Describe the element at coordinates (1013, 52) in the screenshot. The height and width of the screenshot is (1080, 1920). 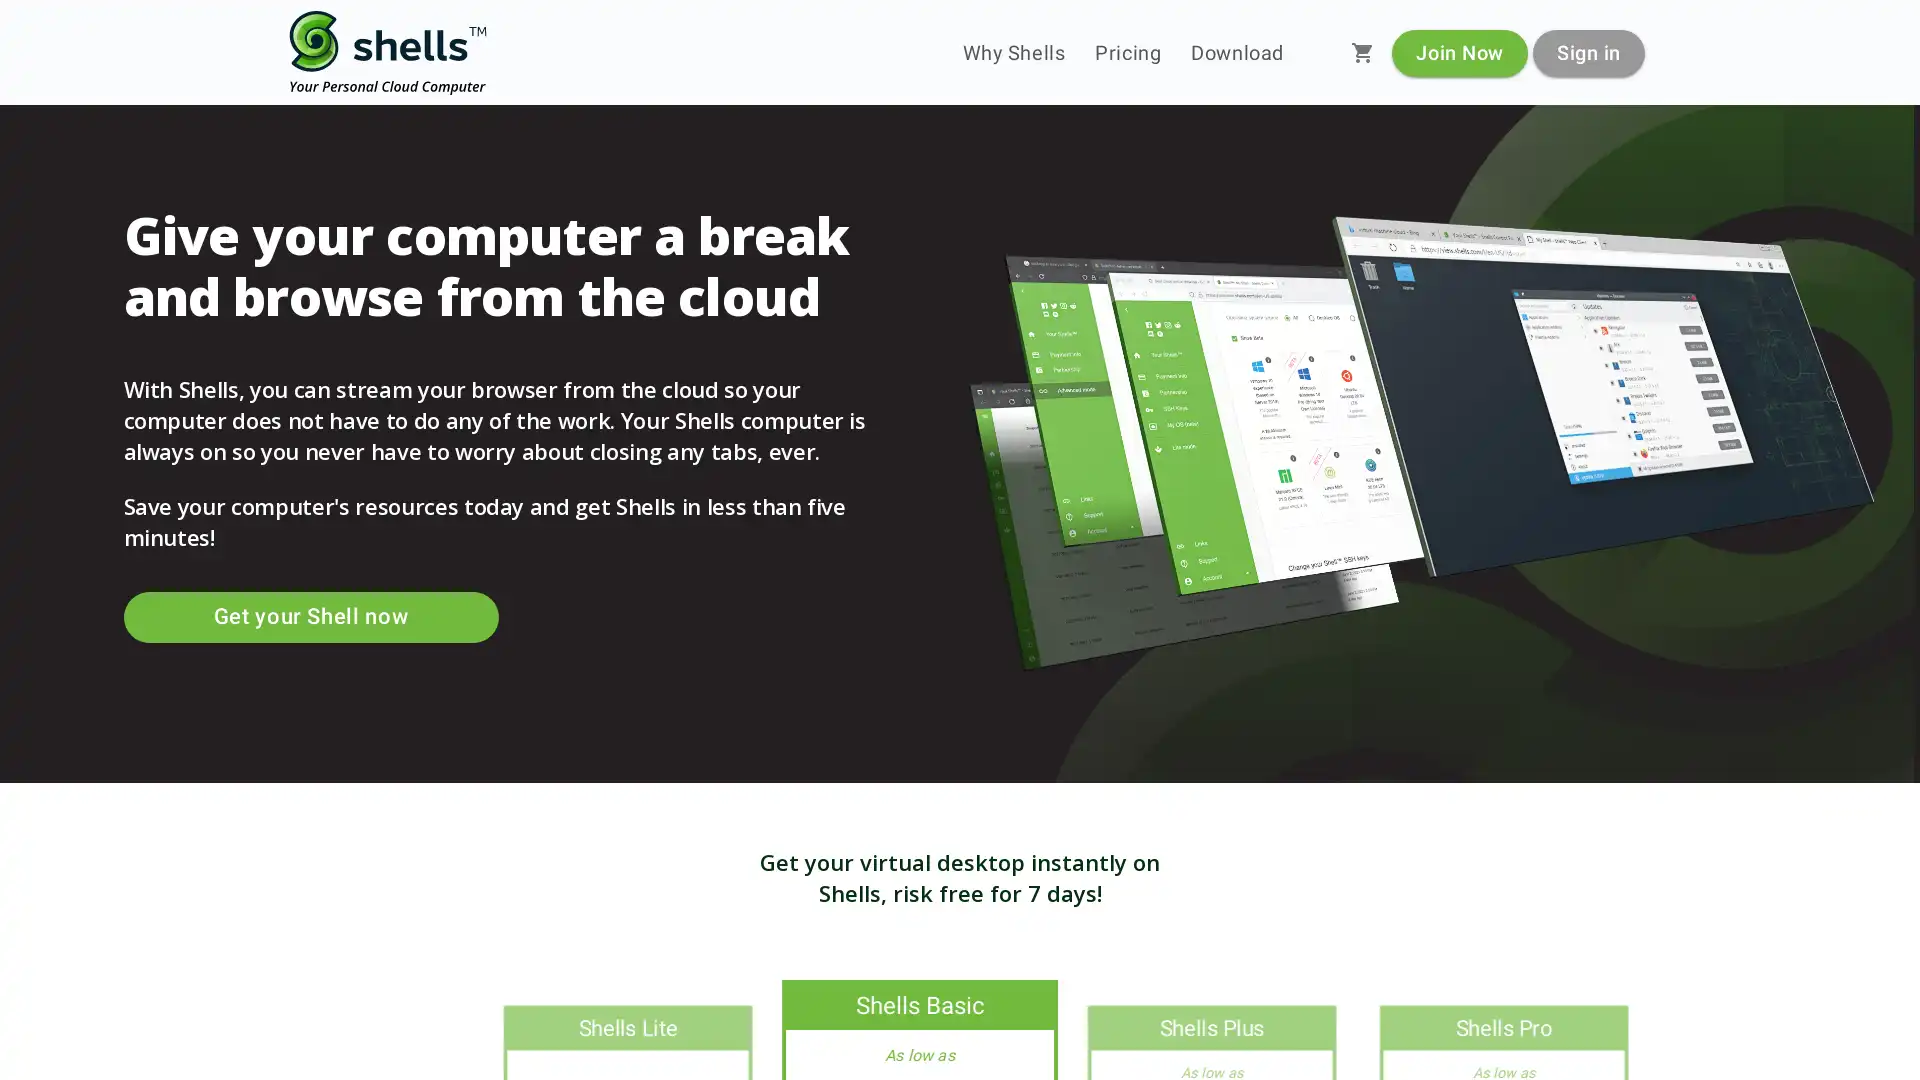
I see `Why Shells` at that location.